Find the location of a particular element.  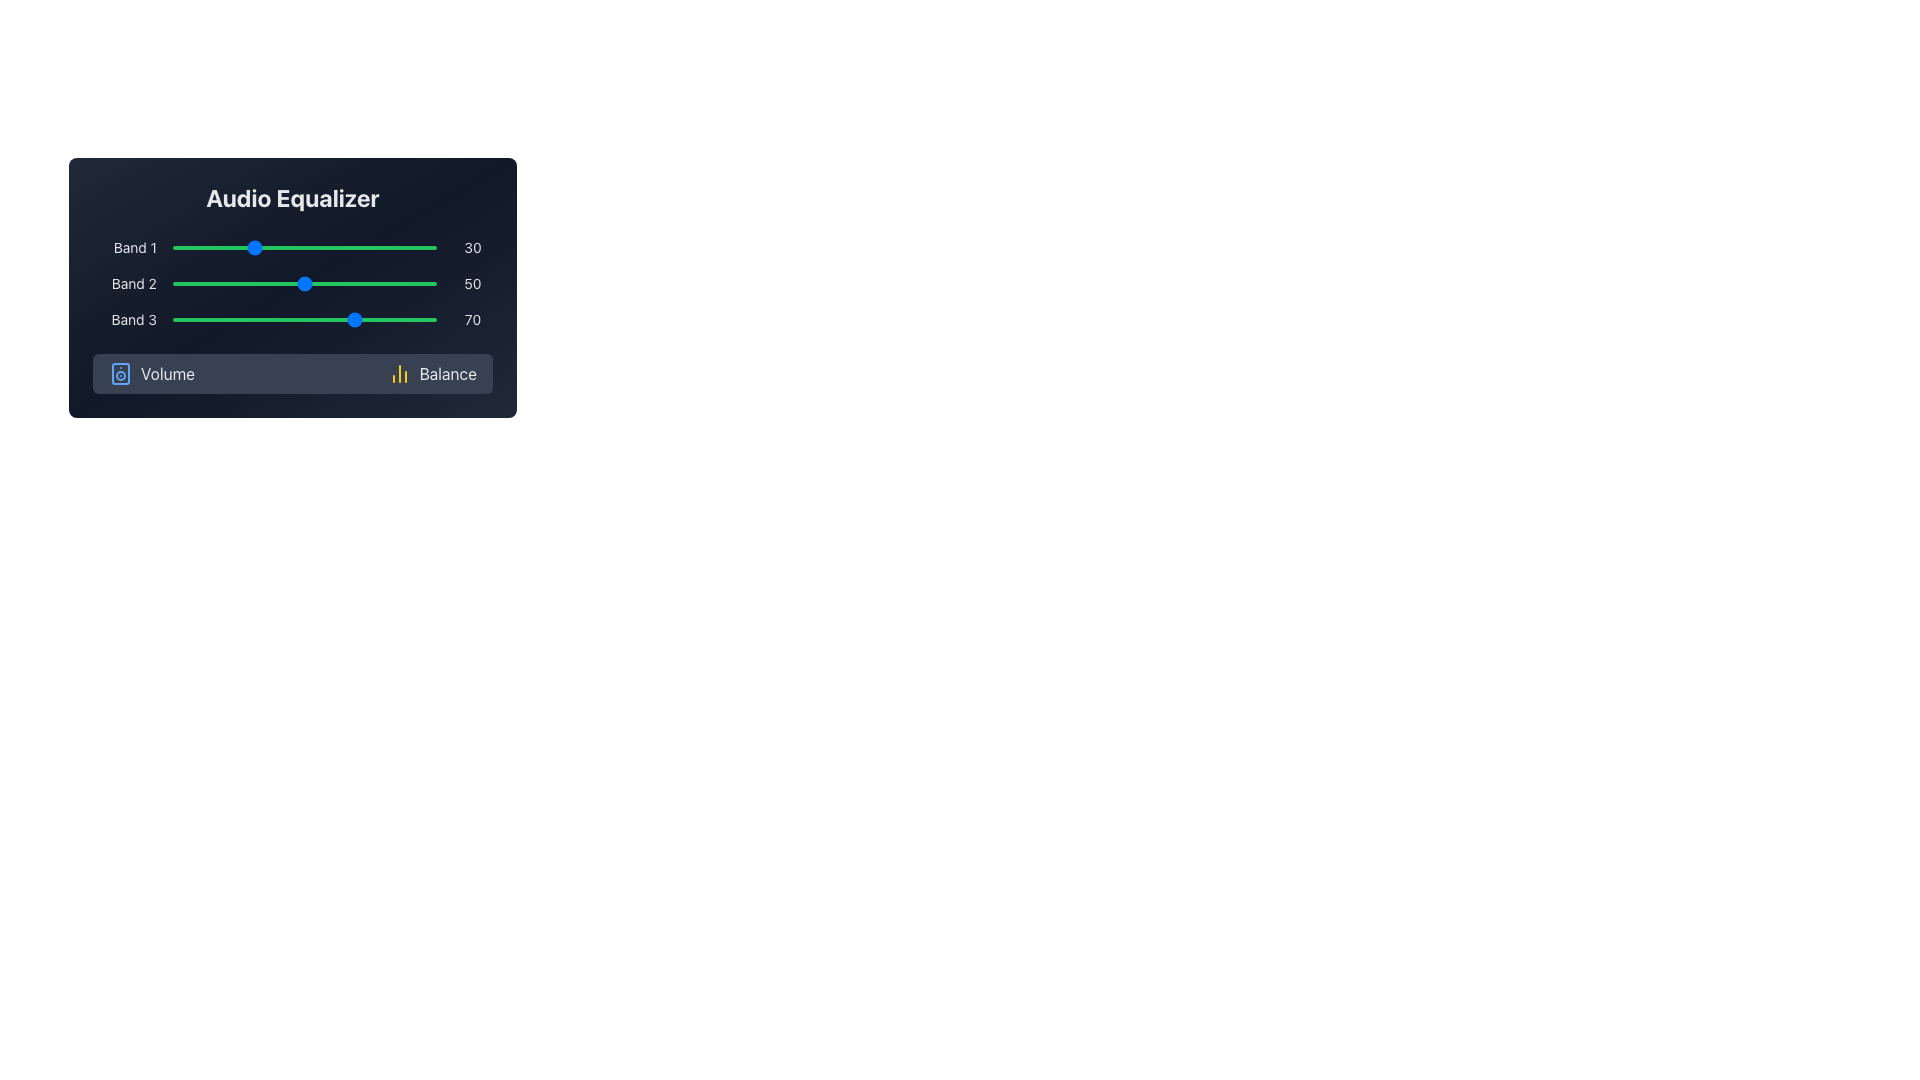

text label displaying 'Balance' which is located on the right side of the 'Volume' label and adjacent to a small graphical icon in the audio equalizer panel is located at coordinates (447, 374).